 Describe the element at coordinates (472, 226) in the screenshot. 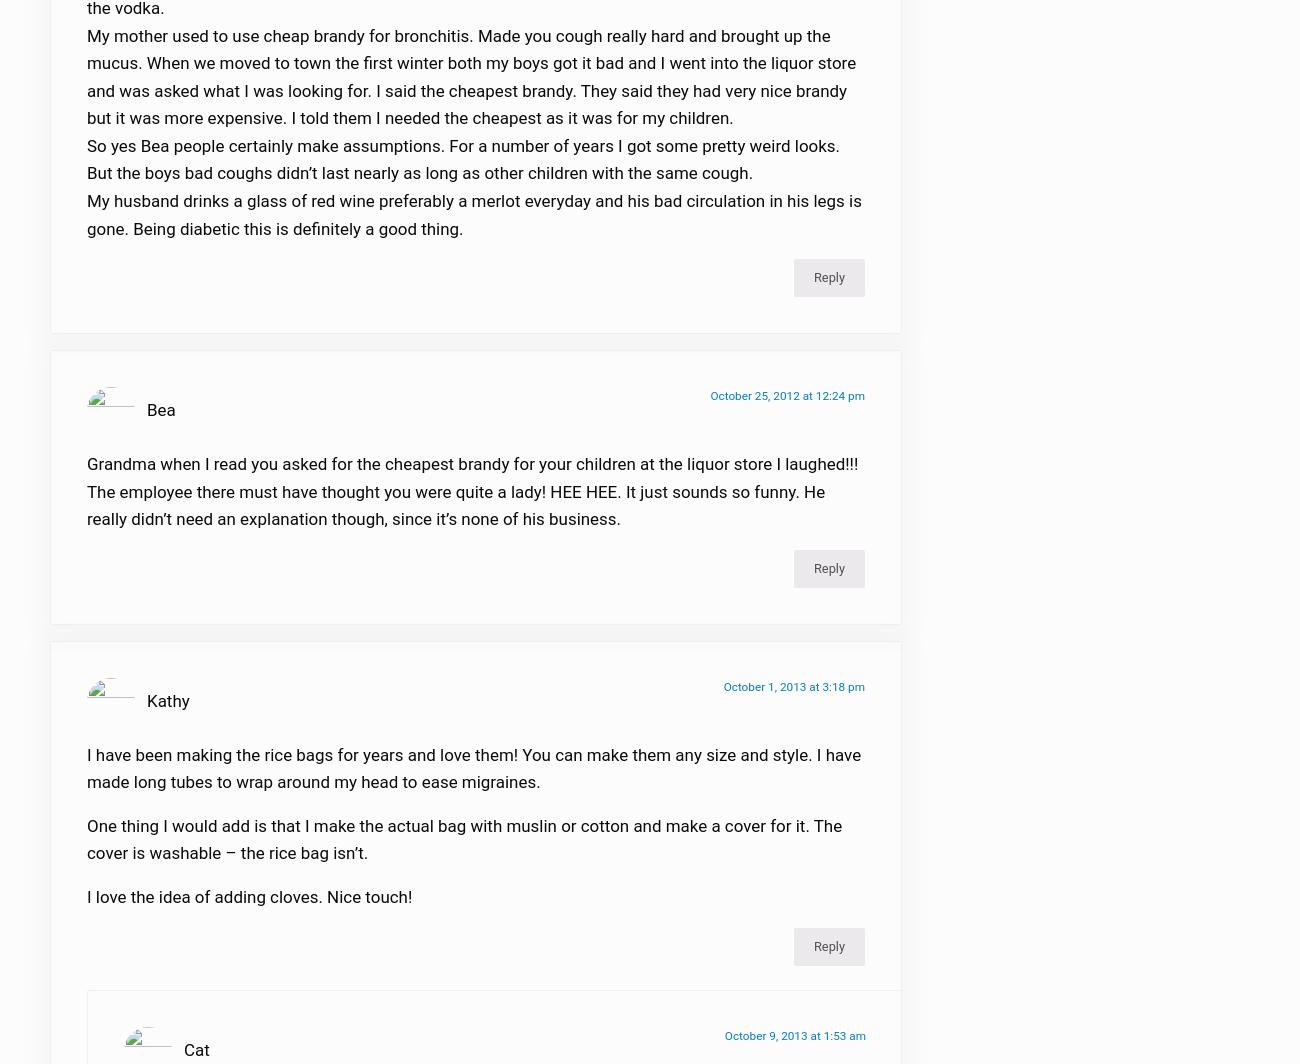

I see `'My husband drinks a glass of red wine preferably a merlot everyday and his bad circulation in his legs is gone. Being diabetic this is definitely a good thing.'` at that location.